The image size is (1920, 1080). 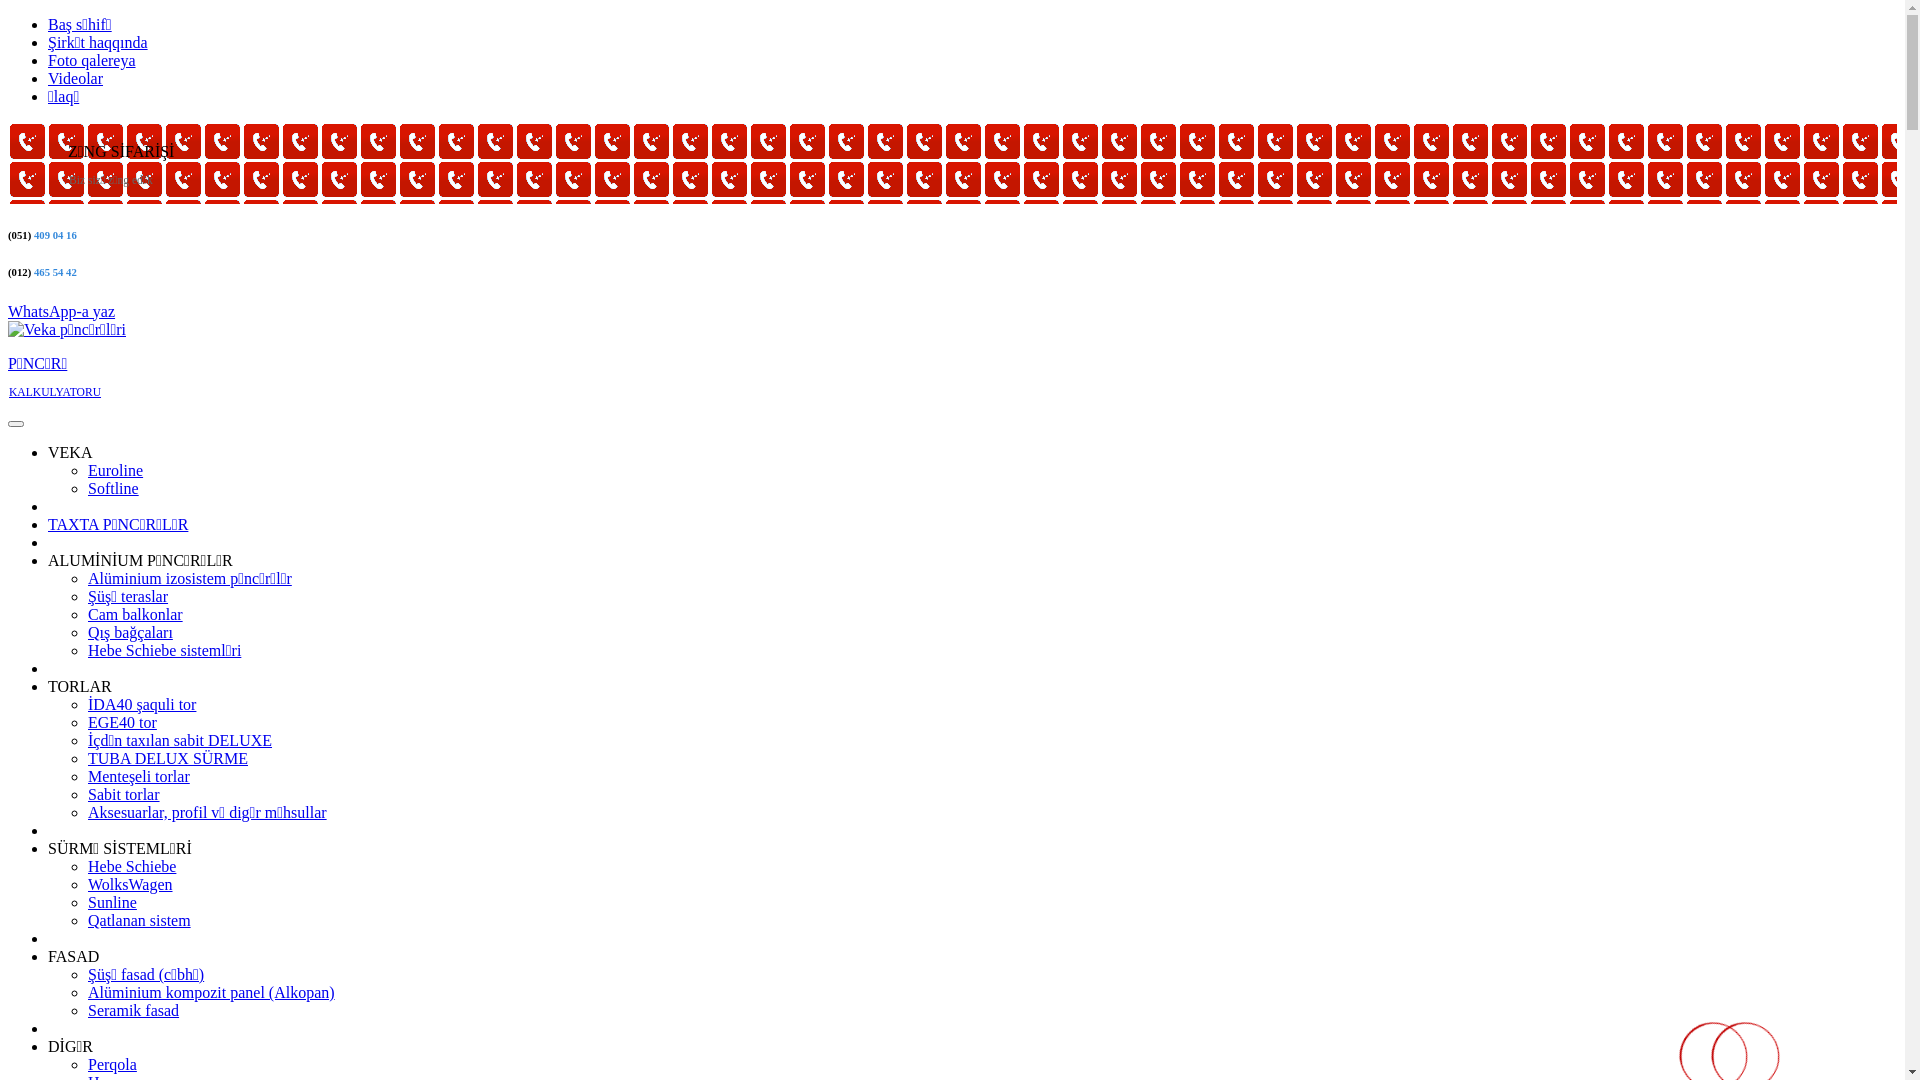 What do you see at coordinates (80, 685) in the screenshot?
I see `'TORLAR'` at bounding box center [80, 685].